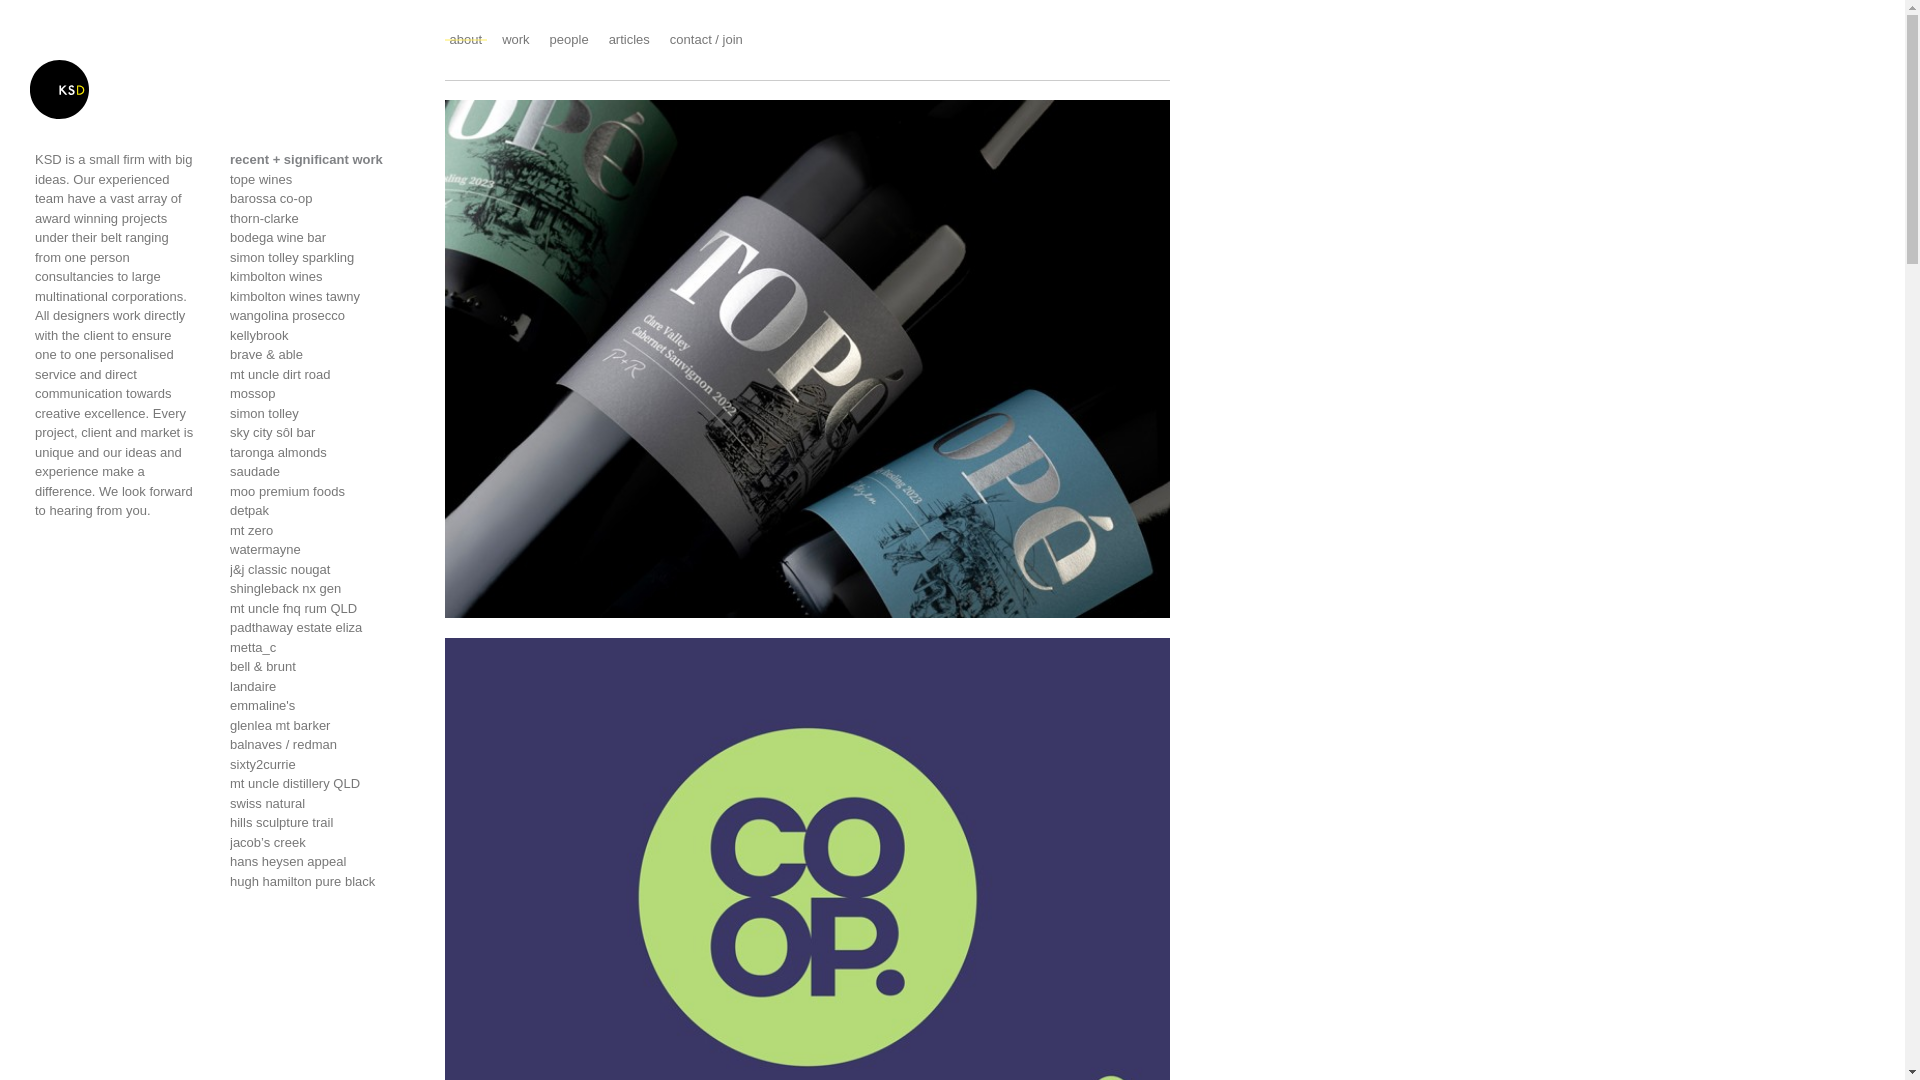  Describe the element at coordinates (320, 218) in the screenshot. I see `'thorn-clarke'` at that location.